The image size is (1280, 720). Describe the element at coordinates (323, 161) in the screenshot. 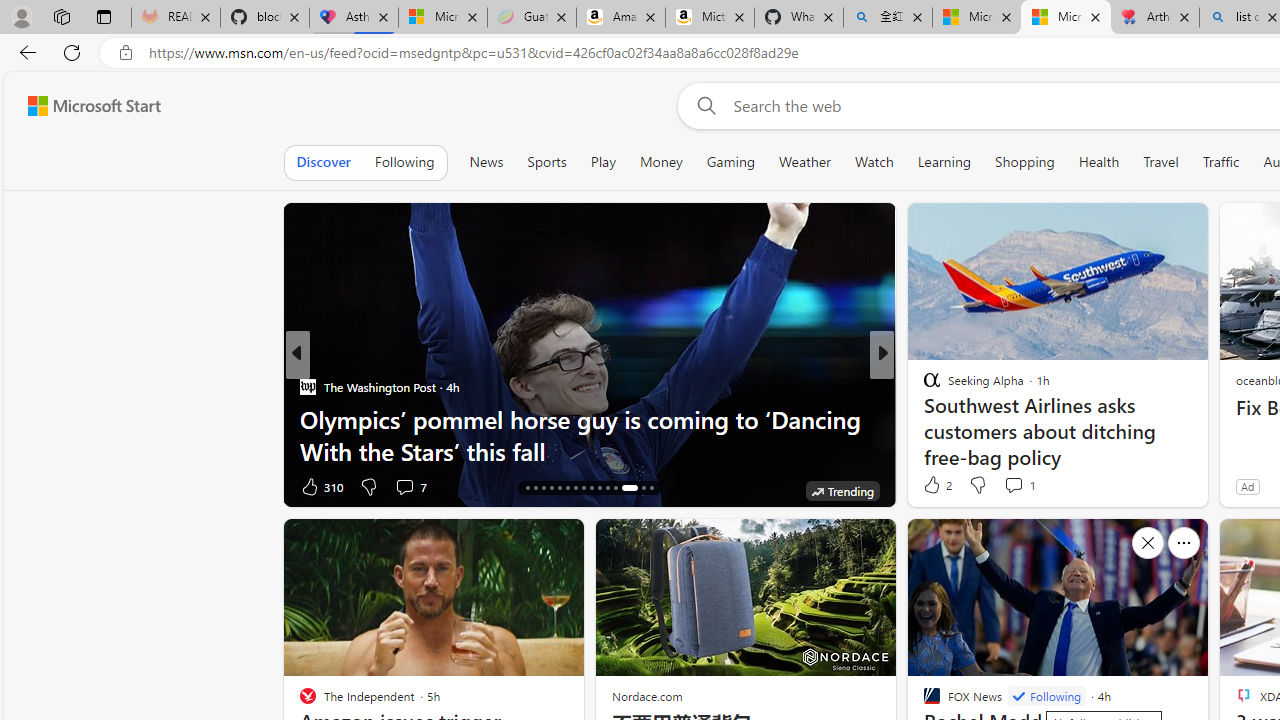

I see `'Discover'` at that location.